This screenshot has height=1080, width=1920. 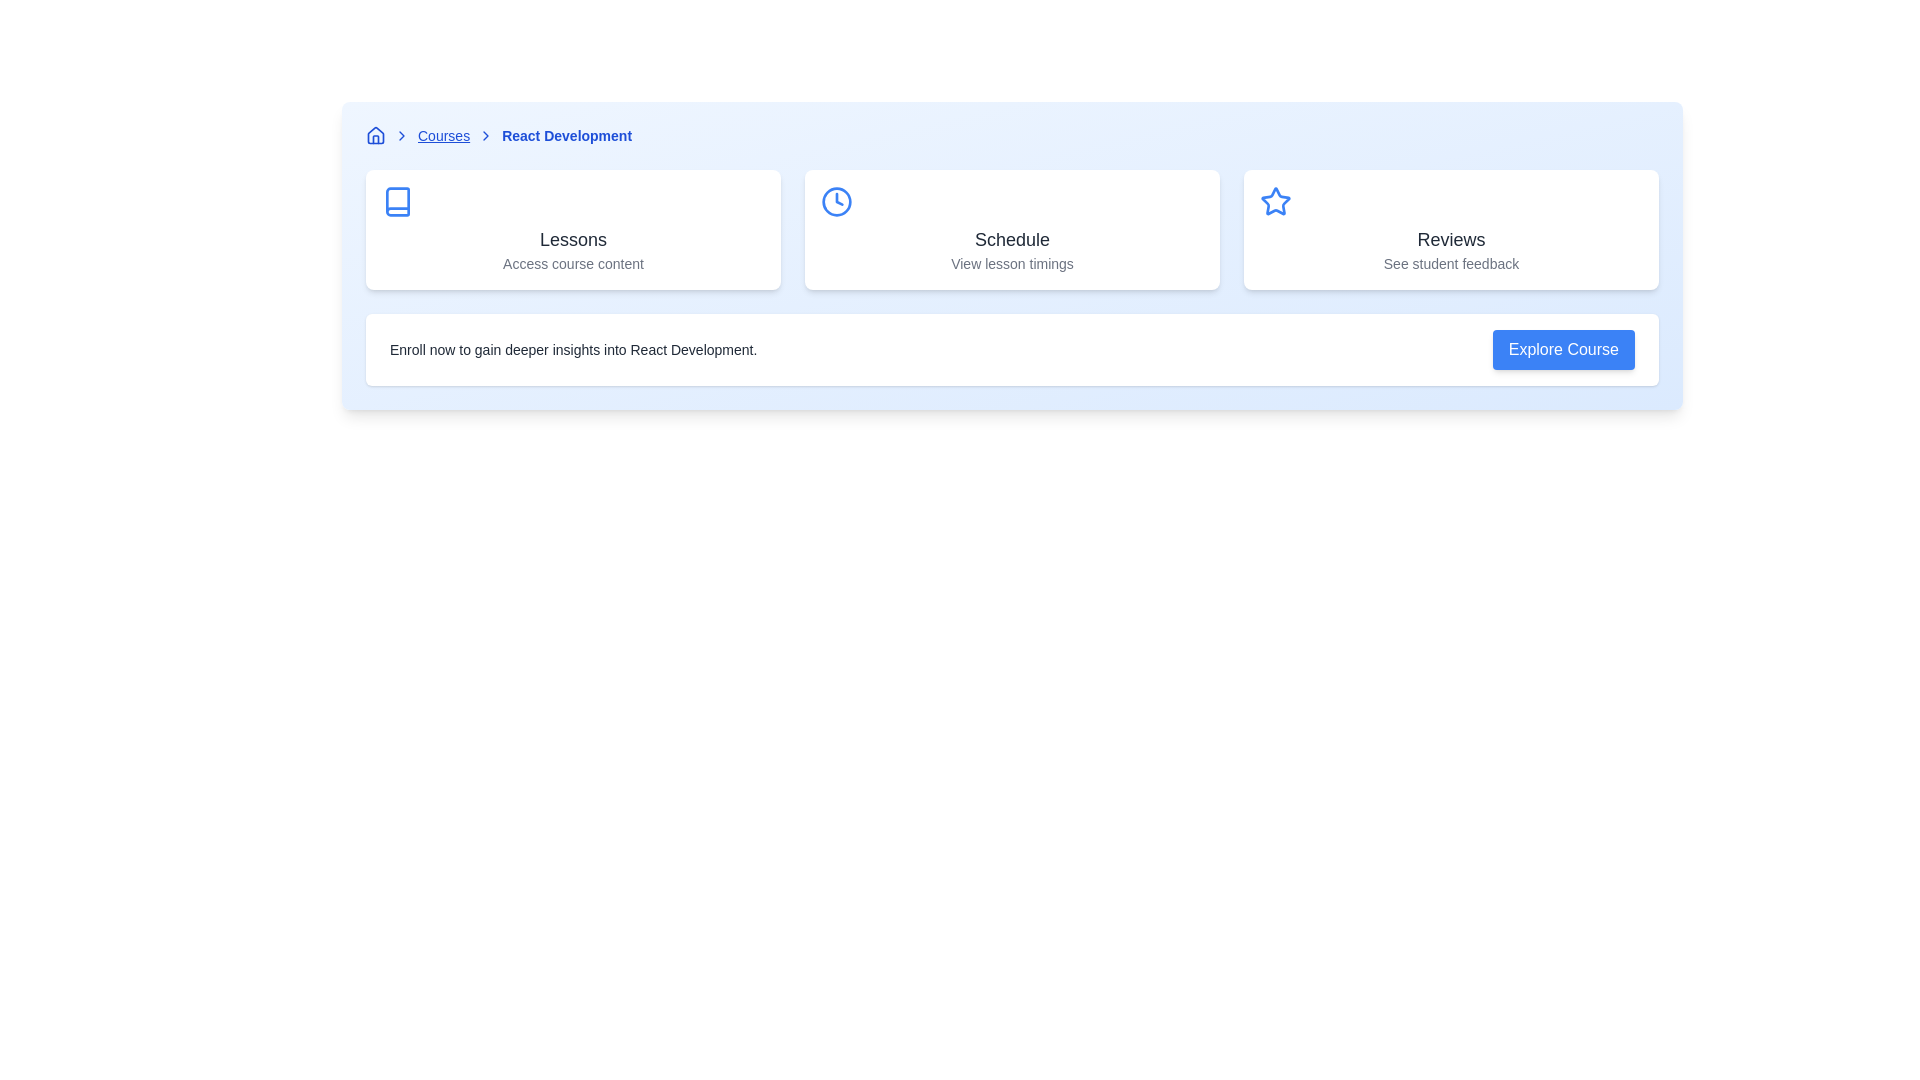 What do you see at coordinates (486, 135) in the screenshot?
I see `the chevron SVG icon pointing to the right in the breadcrumb navigation bar, located between 'Courses' and 'React Development'` at bounding box center [486, 135].